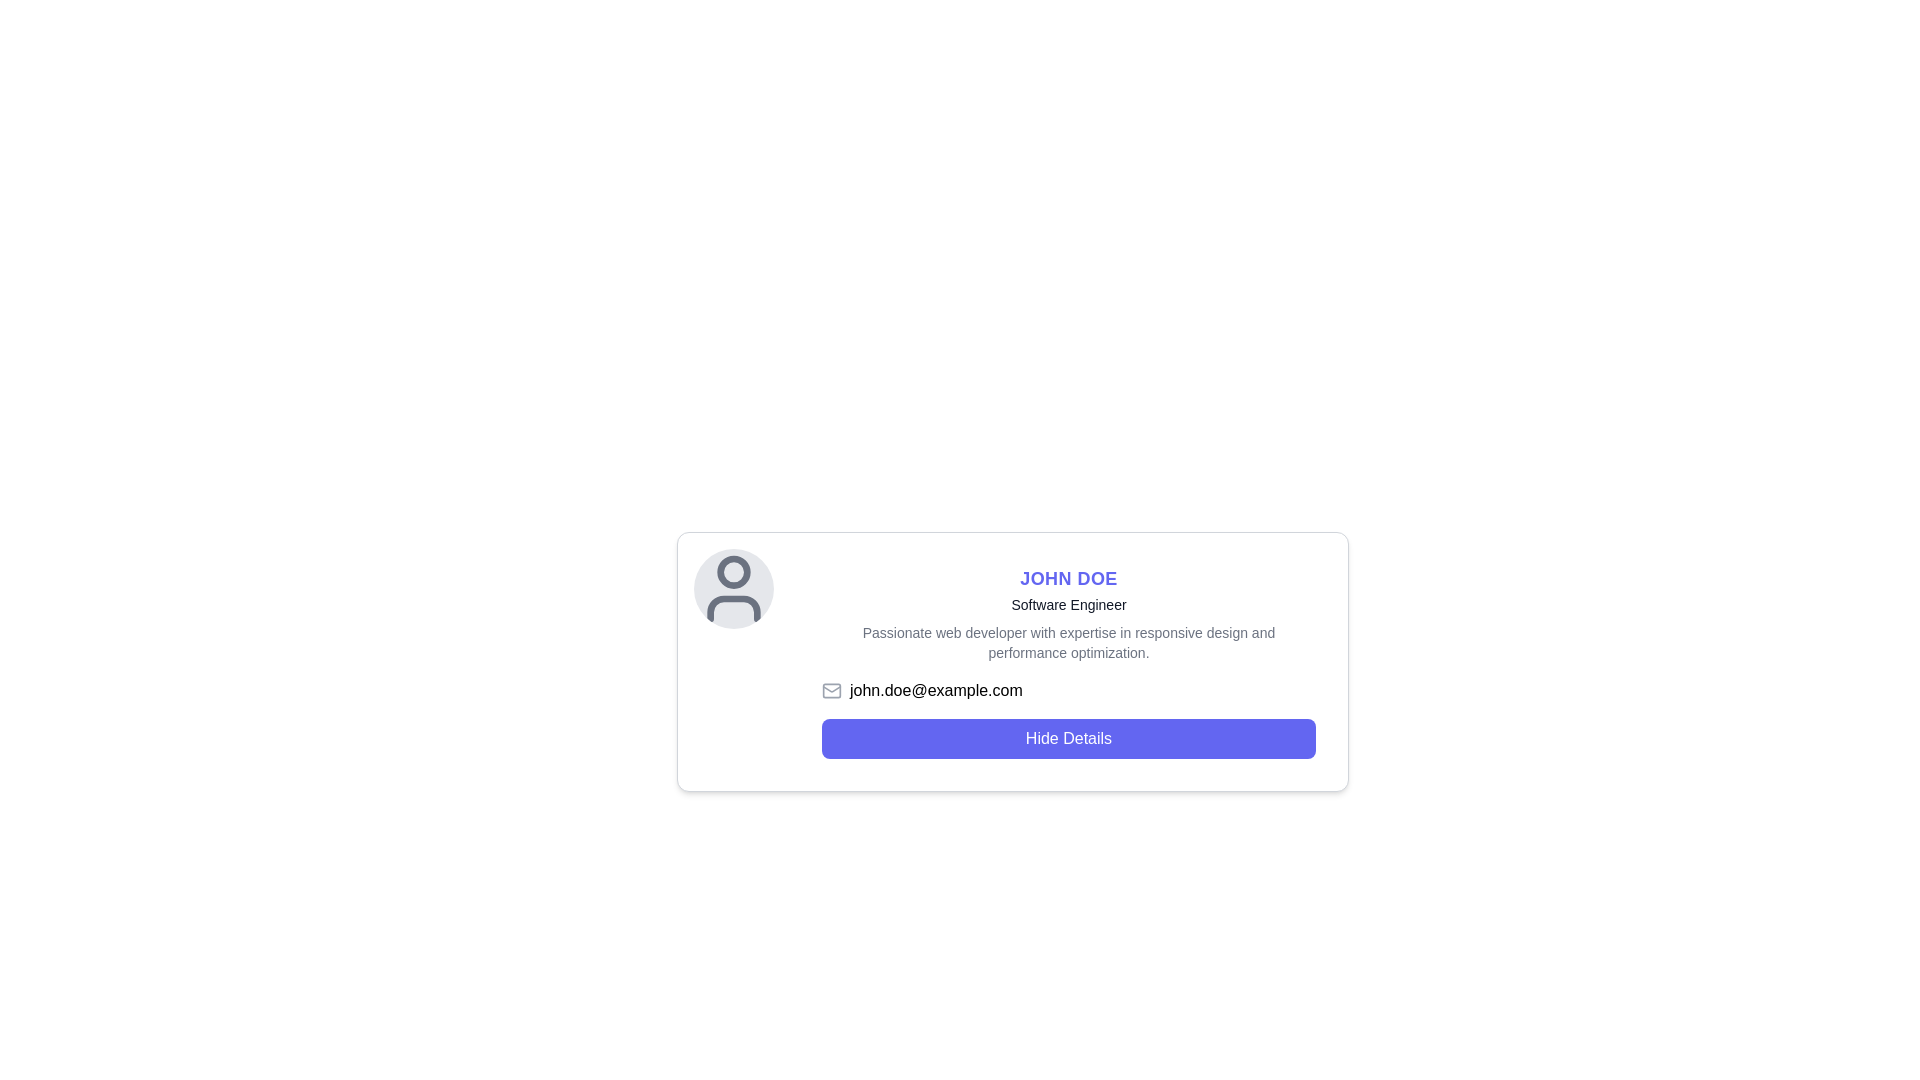 The image size is (1920, 1080). What do you see at coordinates (831, 689) in the screenshot?
I see `the SVG Rectangle that represents the email icon associated with 'john.doe@example.com', located in the lower section of the user profile card` at bounding box center [831, 689].